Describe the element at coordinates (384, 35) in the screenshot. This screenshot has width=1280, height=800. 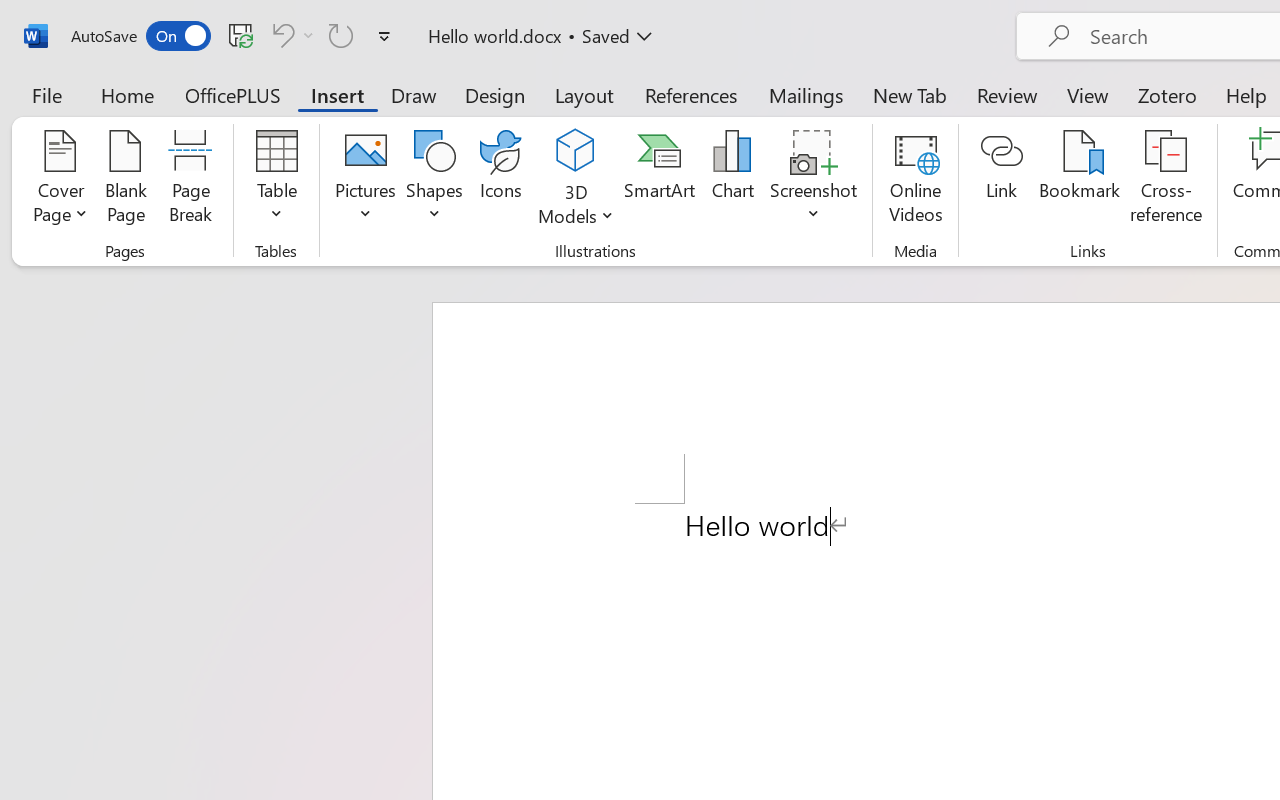
I see `'Customize Quick Access Toolbar'` at that location.